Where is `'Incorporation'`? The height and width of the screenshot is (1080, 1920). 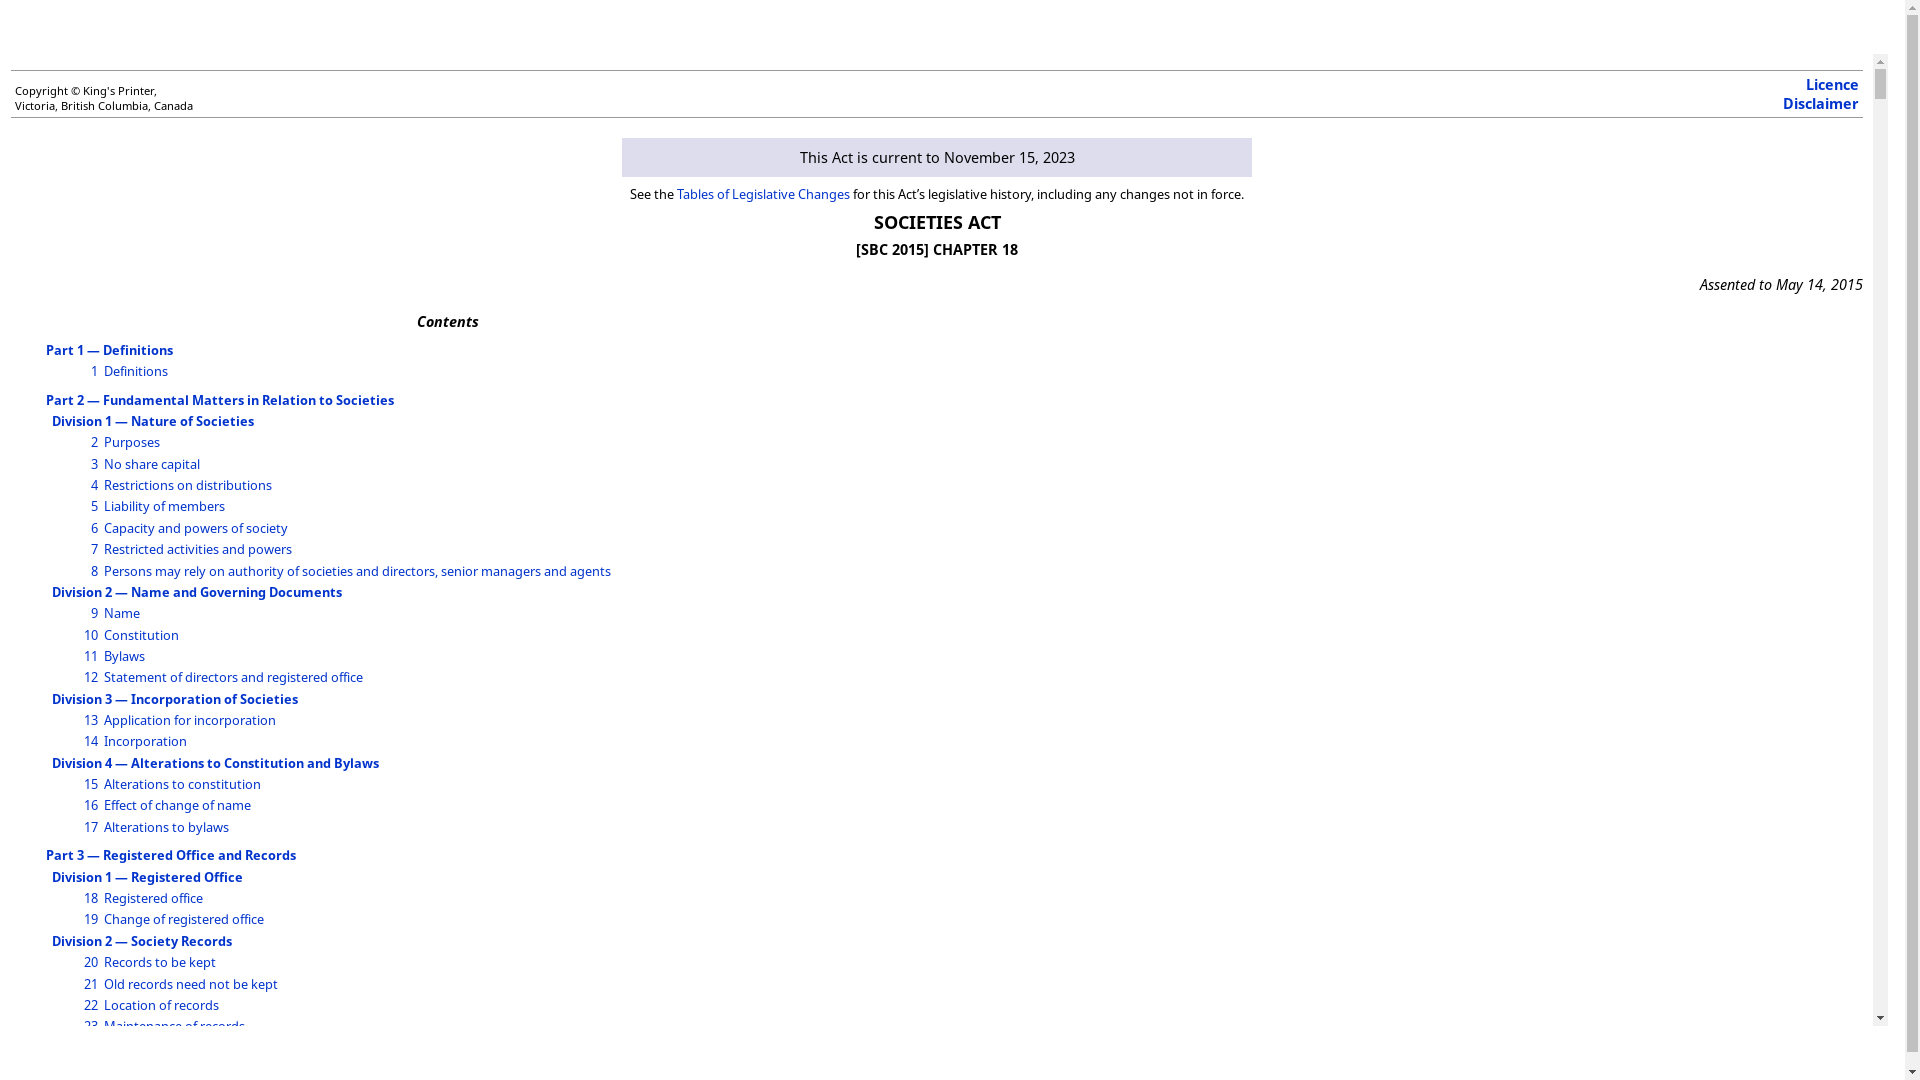
'Incorporation' is located at coordinates (144, 740).